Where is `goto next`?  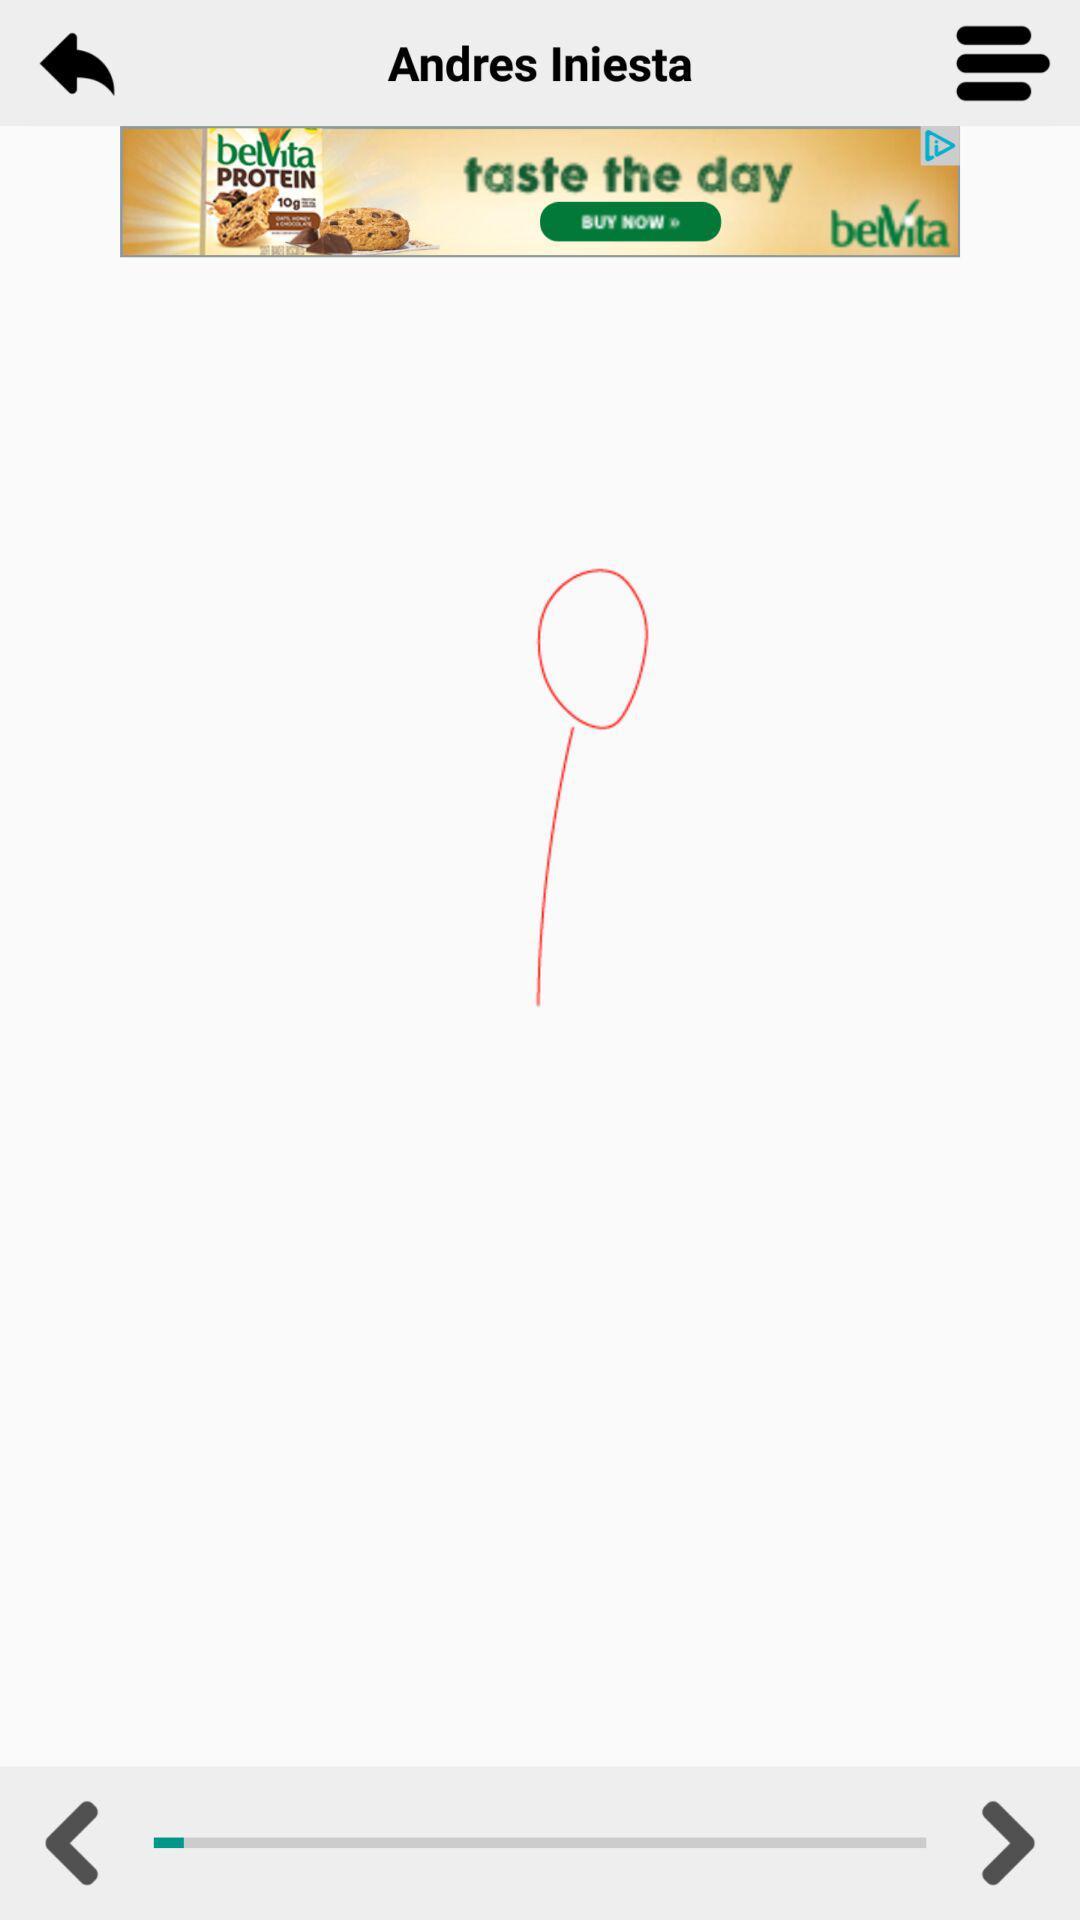
goto next is located at coordinates (1003, 1842).